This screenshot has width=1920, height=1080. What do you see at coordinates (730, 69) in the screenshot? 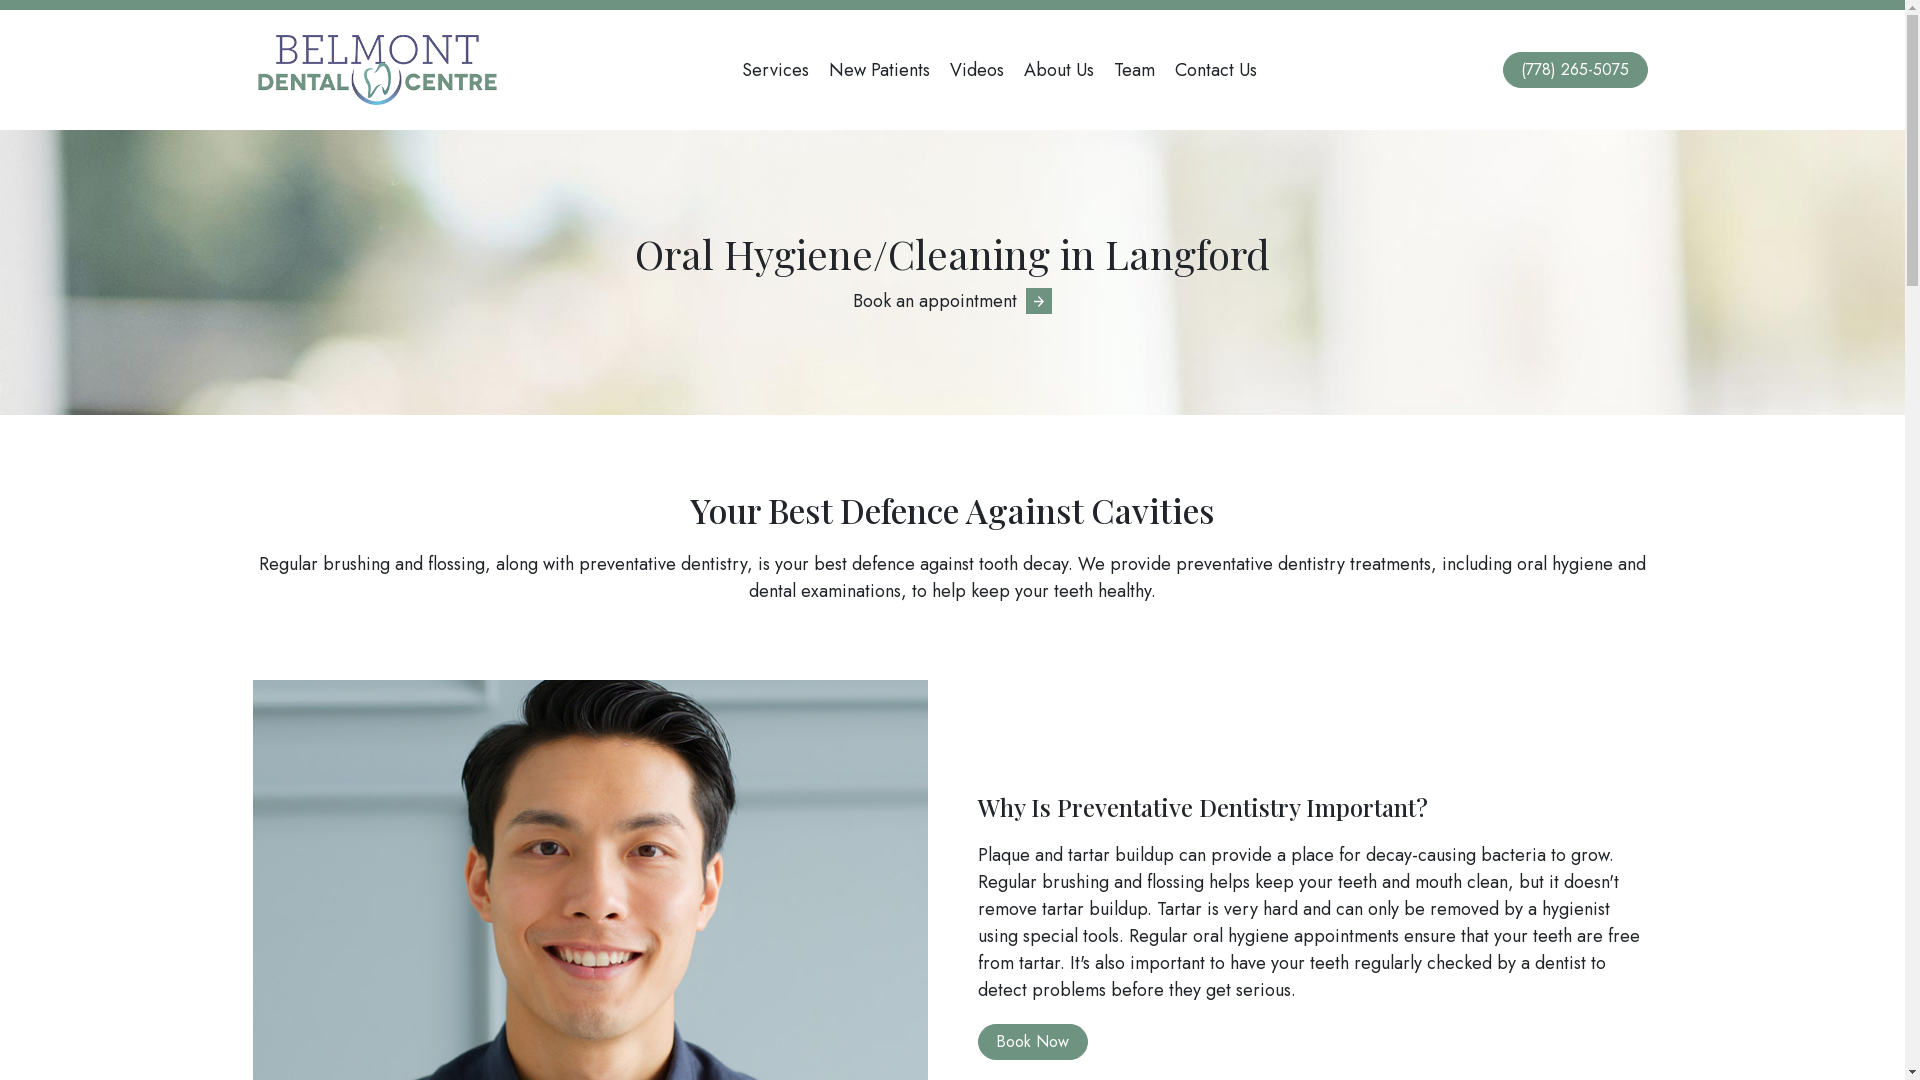
I see `'Services'` at bounding box center [730, 69].